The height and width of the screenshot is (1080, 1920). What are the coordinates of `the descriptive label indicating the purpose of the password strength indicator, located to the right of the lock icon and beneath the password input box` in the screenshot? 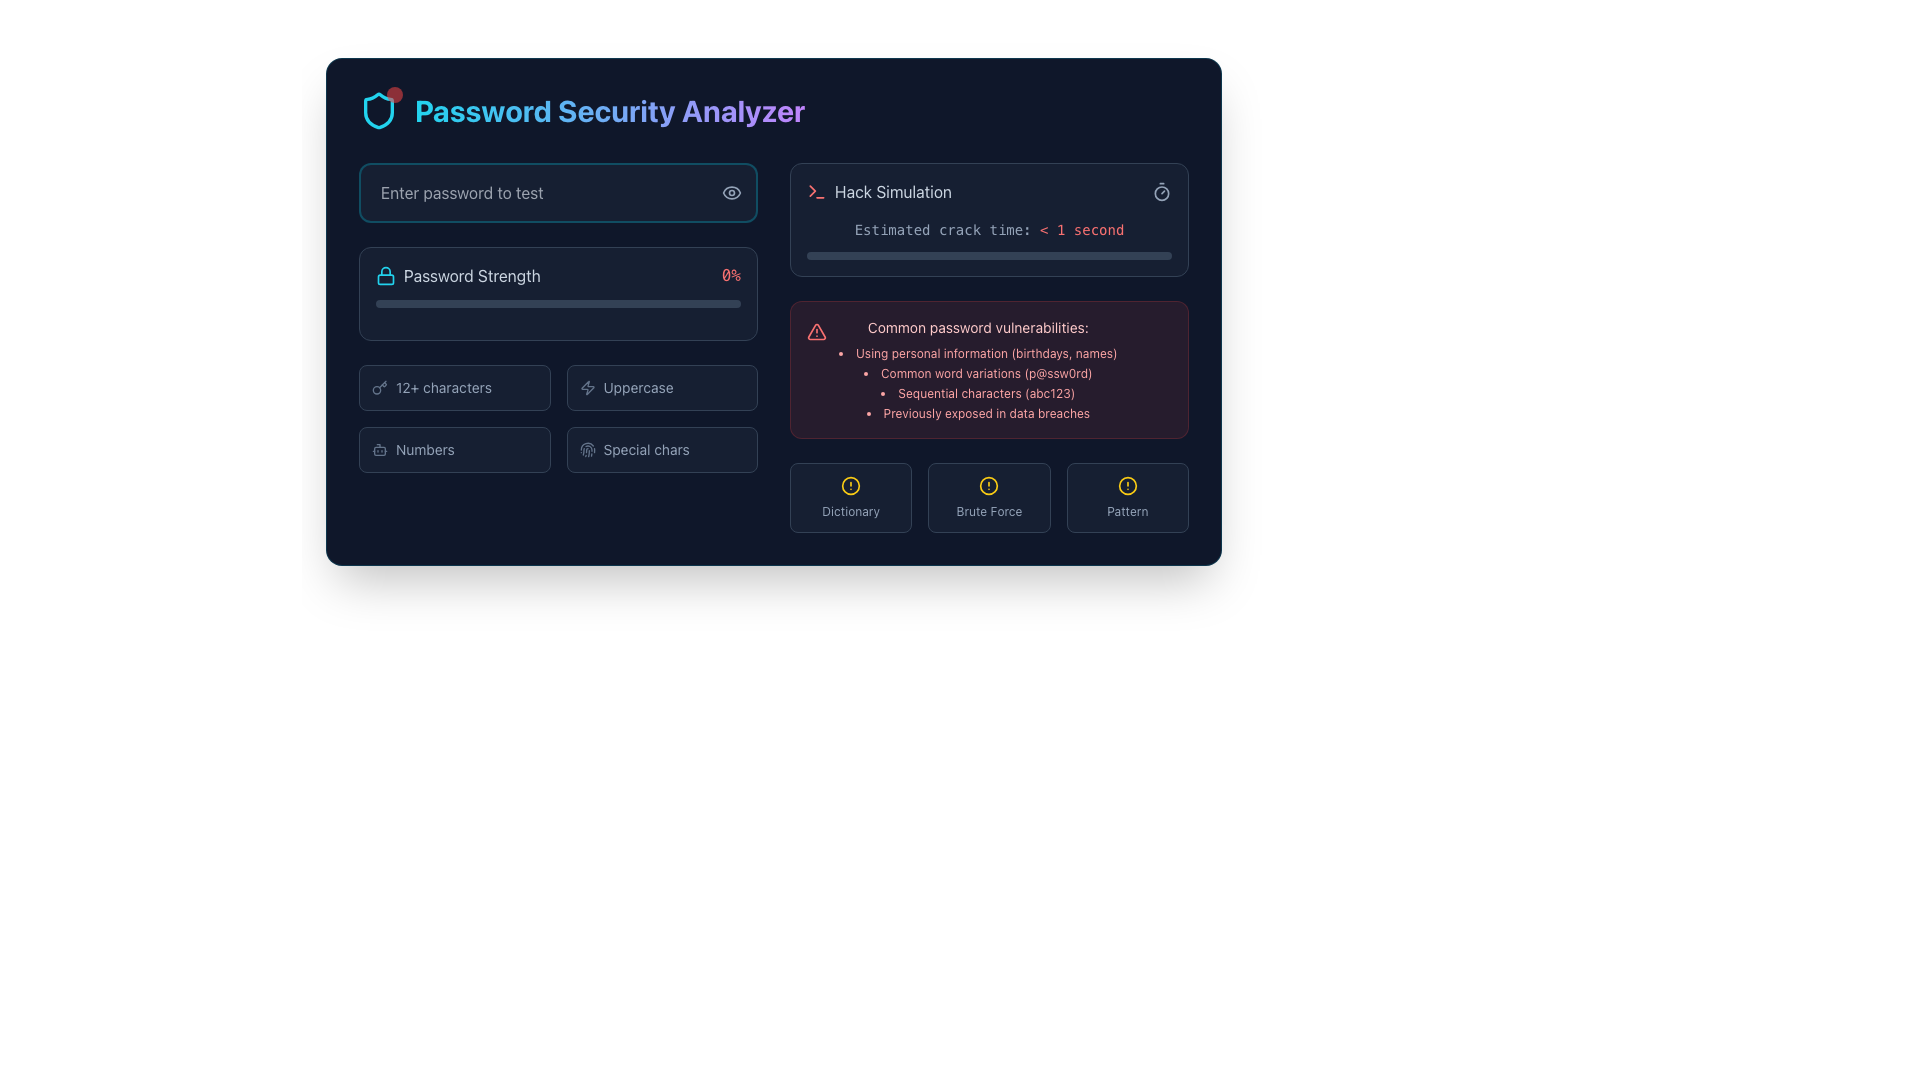 It's located at (471, 276).